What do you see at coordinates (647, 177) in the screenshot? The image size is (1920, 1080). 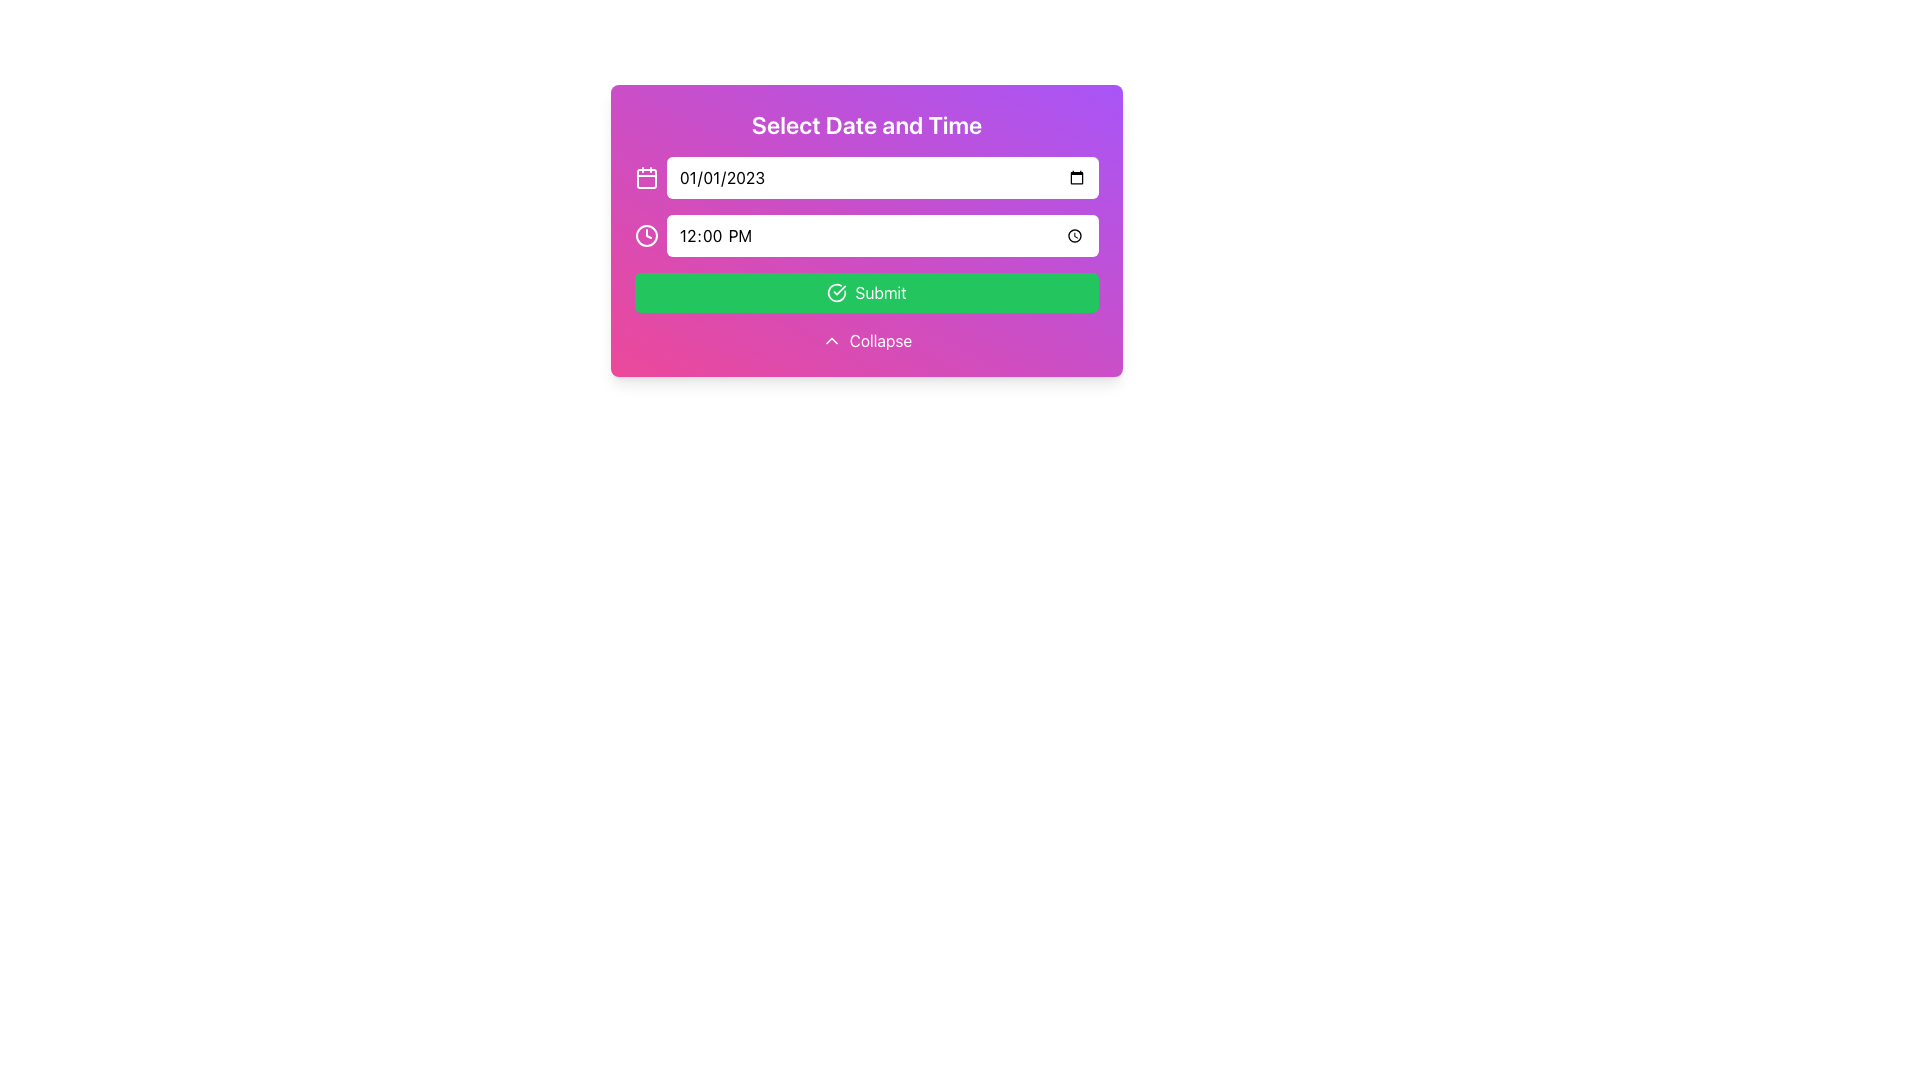 I see `the main rectangular part of the calendar icon within the SVG graphic, which indicates the date selection functionality` at bounding box center [647, 177].